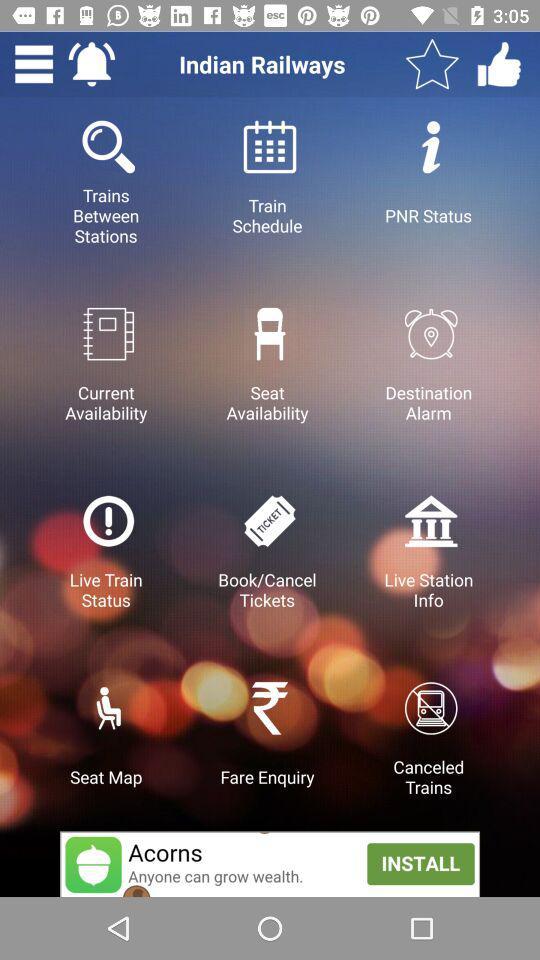  What do you see at coordinates (498, 64) in the screenshot?
I see `the thumbs_up icon` at bounding box center [498, 64].